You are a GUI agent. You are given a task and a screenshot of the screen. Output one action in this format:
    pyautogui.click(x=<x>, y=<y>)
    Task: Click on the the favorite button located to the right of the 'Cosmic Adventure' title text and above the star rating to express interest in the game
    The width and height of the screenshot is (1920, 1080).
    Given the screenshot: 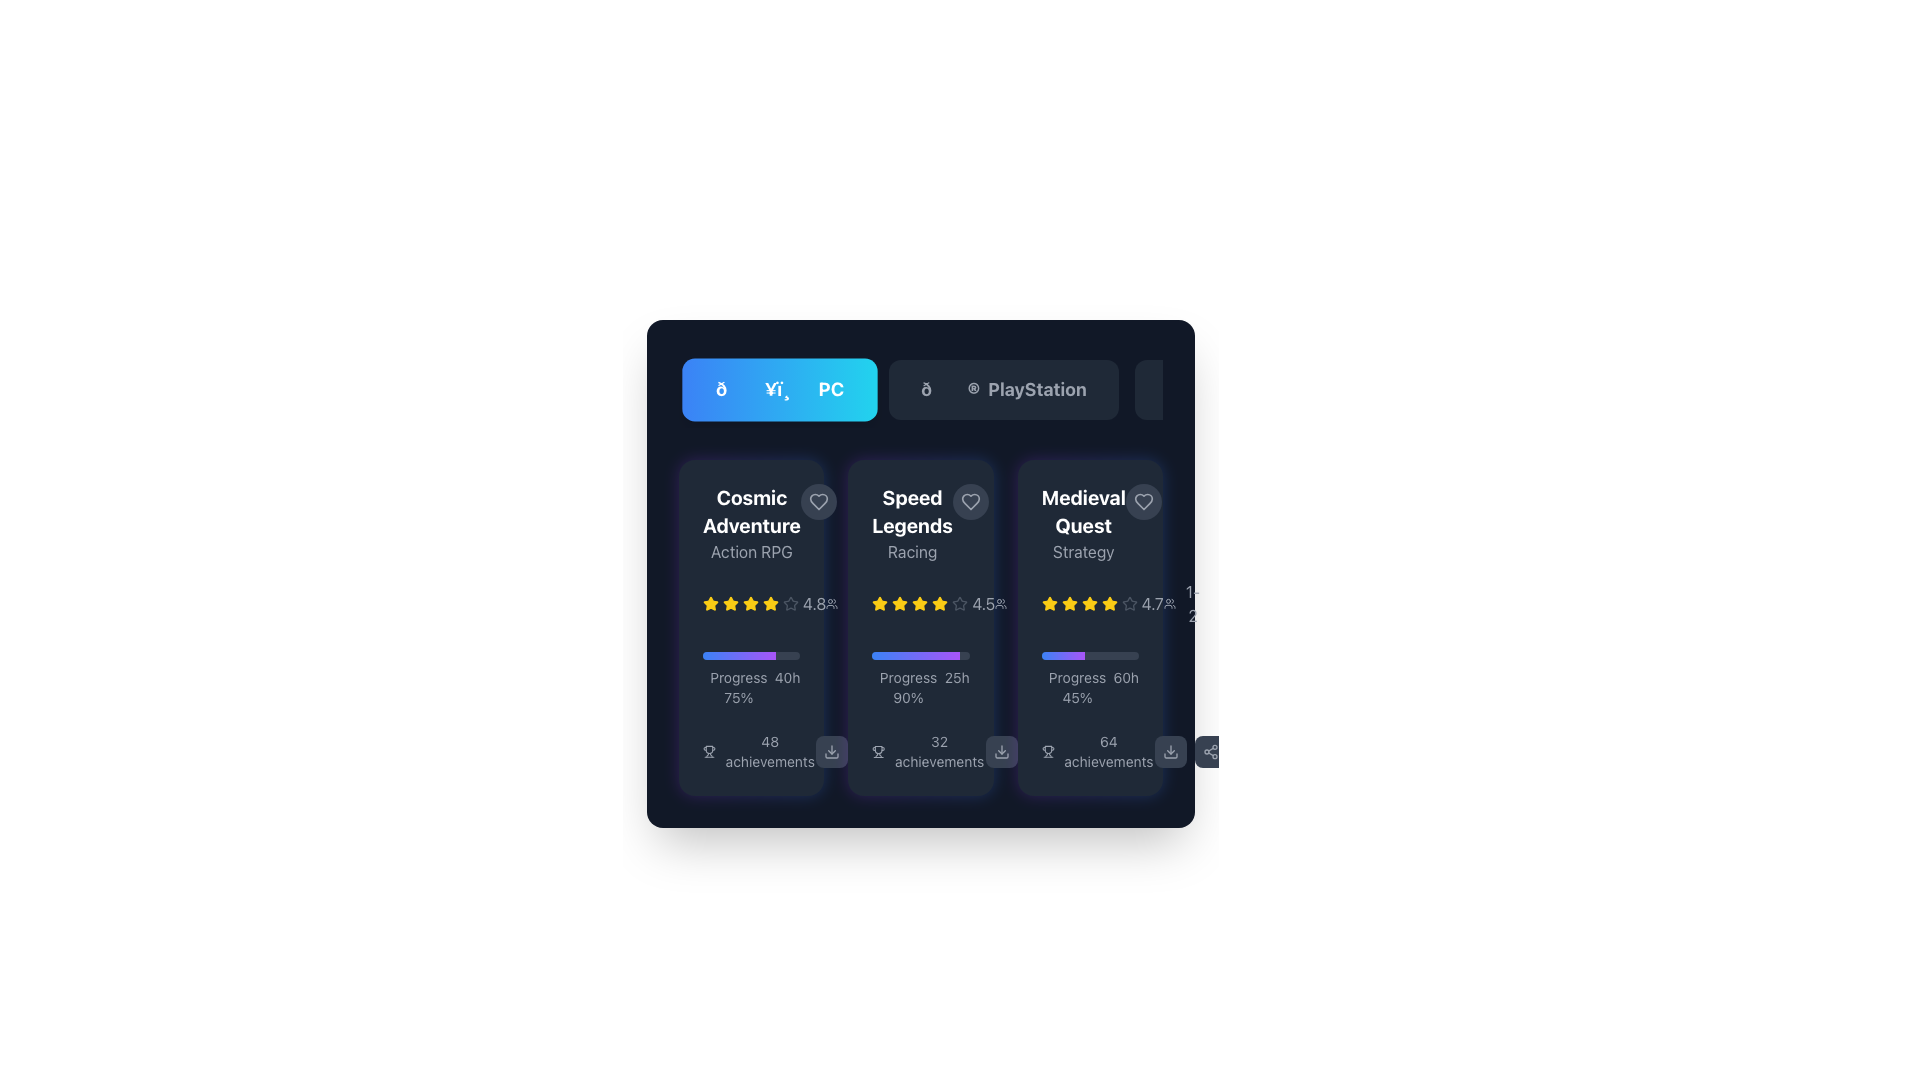 What is the action you would take?
    pyautogui.click(x=818, y=500)
    